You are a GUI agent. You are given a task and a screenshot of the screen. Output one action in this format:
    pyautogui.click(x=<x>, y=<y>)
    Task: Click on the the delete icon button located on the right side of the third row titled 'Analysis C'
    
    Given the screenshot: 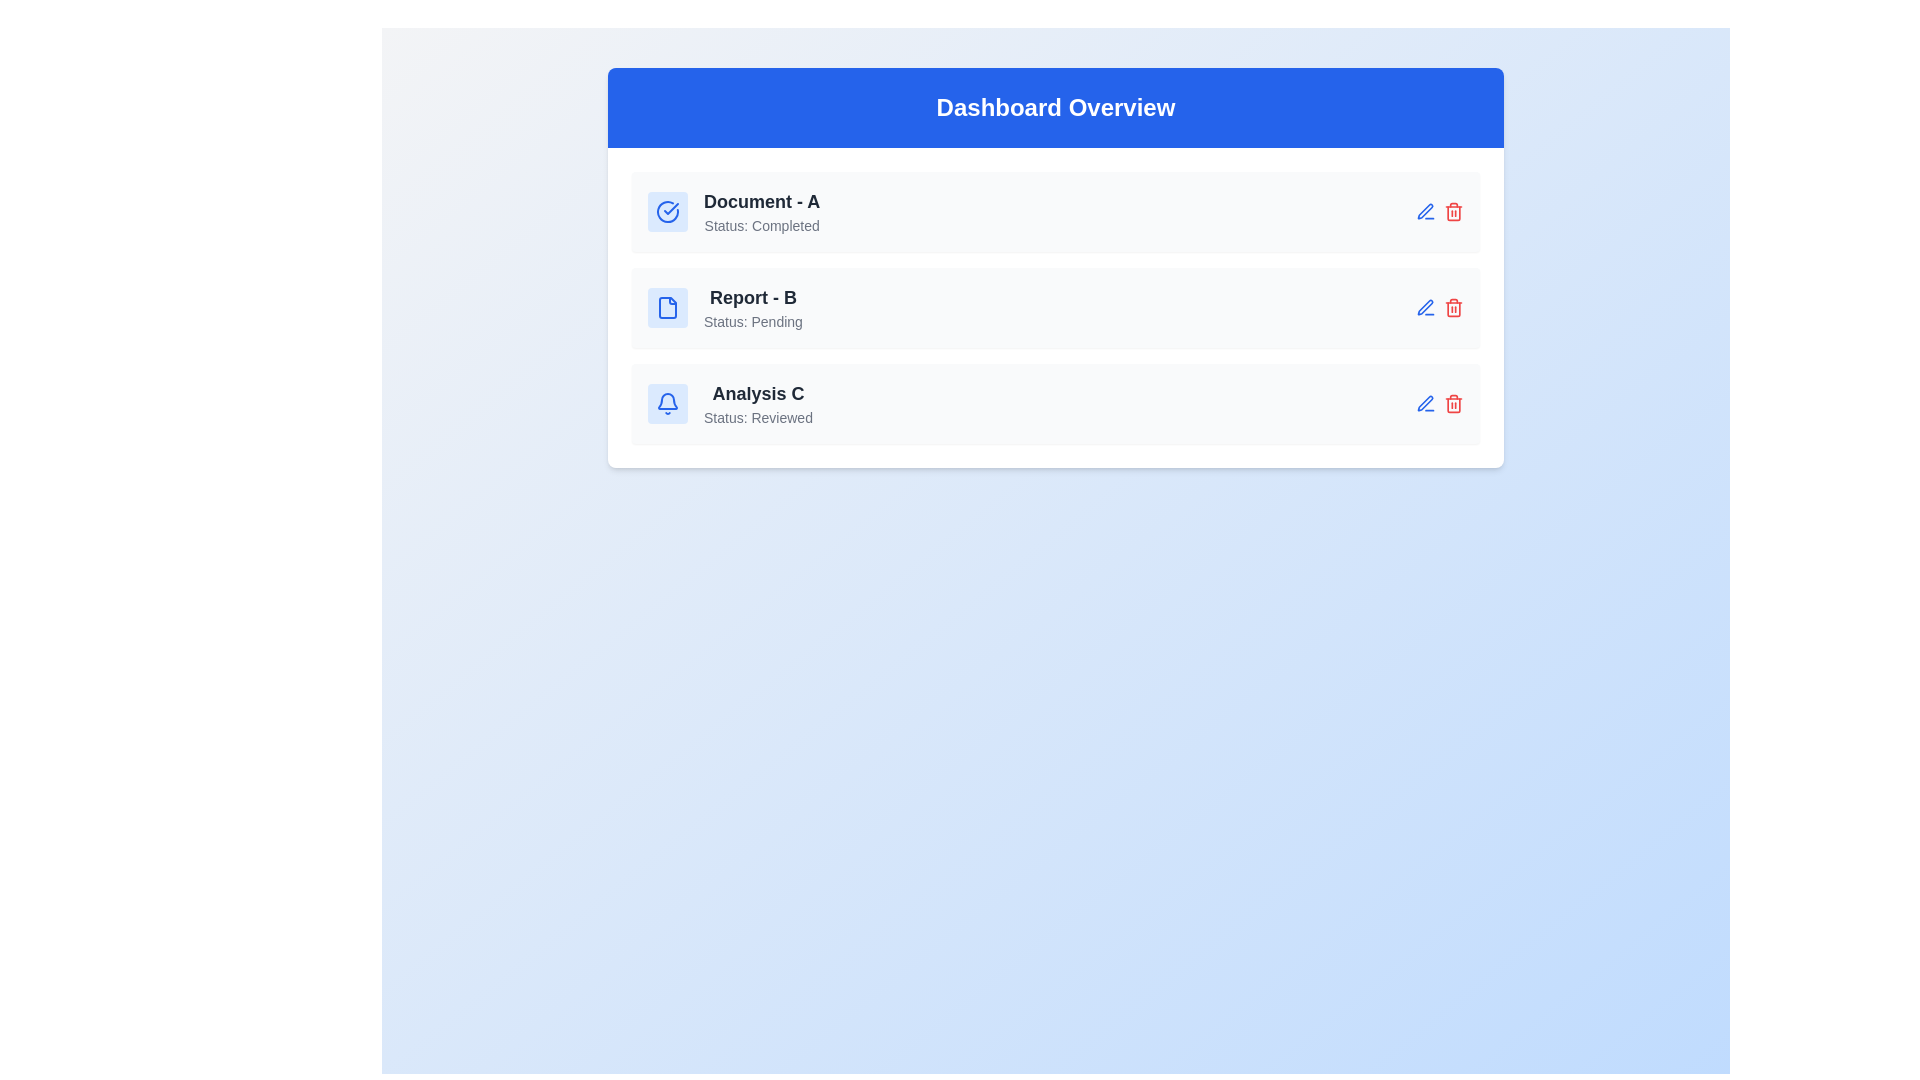 What is the action you would take?
    pyautogui.click(x=1454, y=308)
    